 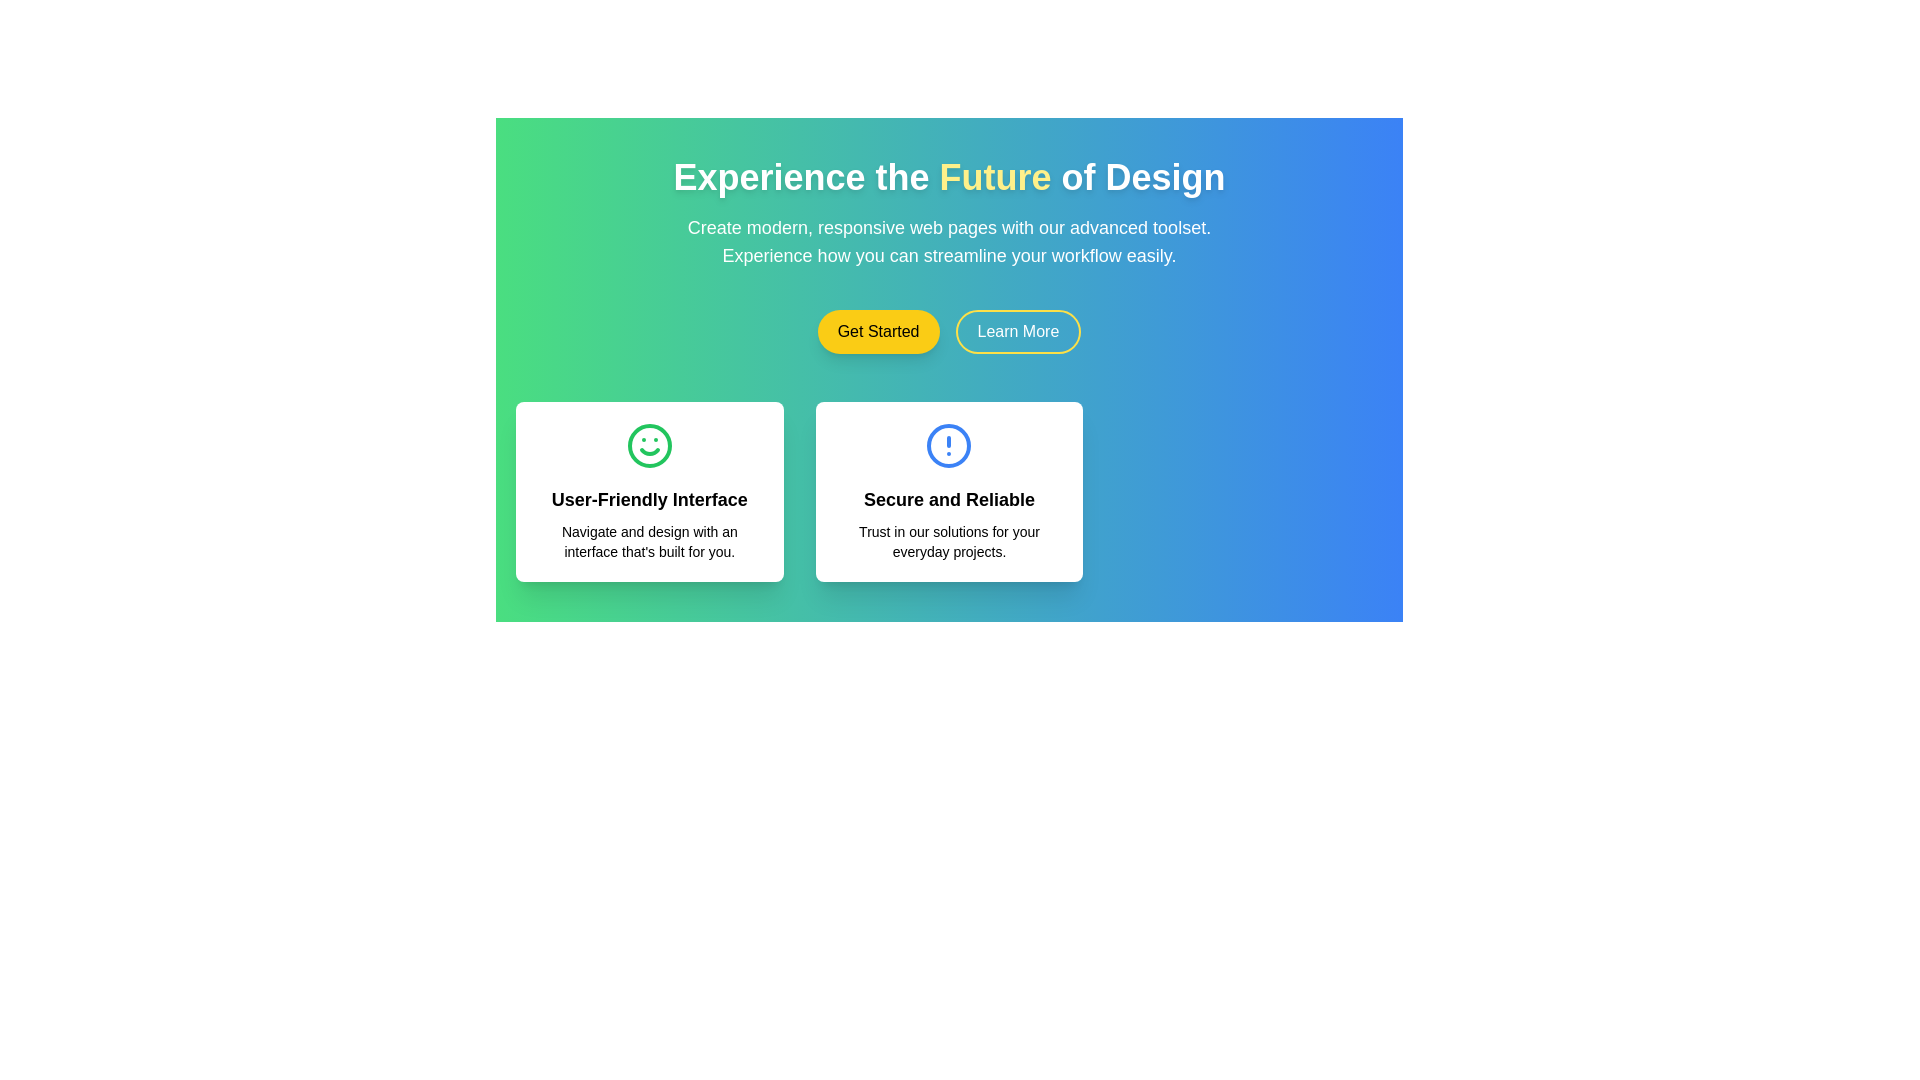 I want to click on the descriptive text below the title 'Secure and Reliable' in the second column card, which provides additional context about the card's theme, so click(x=948, y=542).